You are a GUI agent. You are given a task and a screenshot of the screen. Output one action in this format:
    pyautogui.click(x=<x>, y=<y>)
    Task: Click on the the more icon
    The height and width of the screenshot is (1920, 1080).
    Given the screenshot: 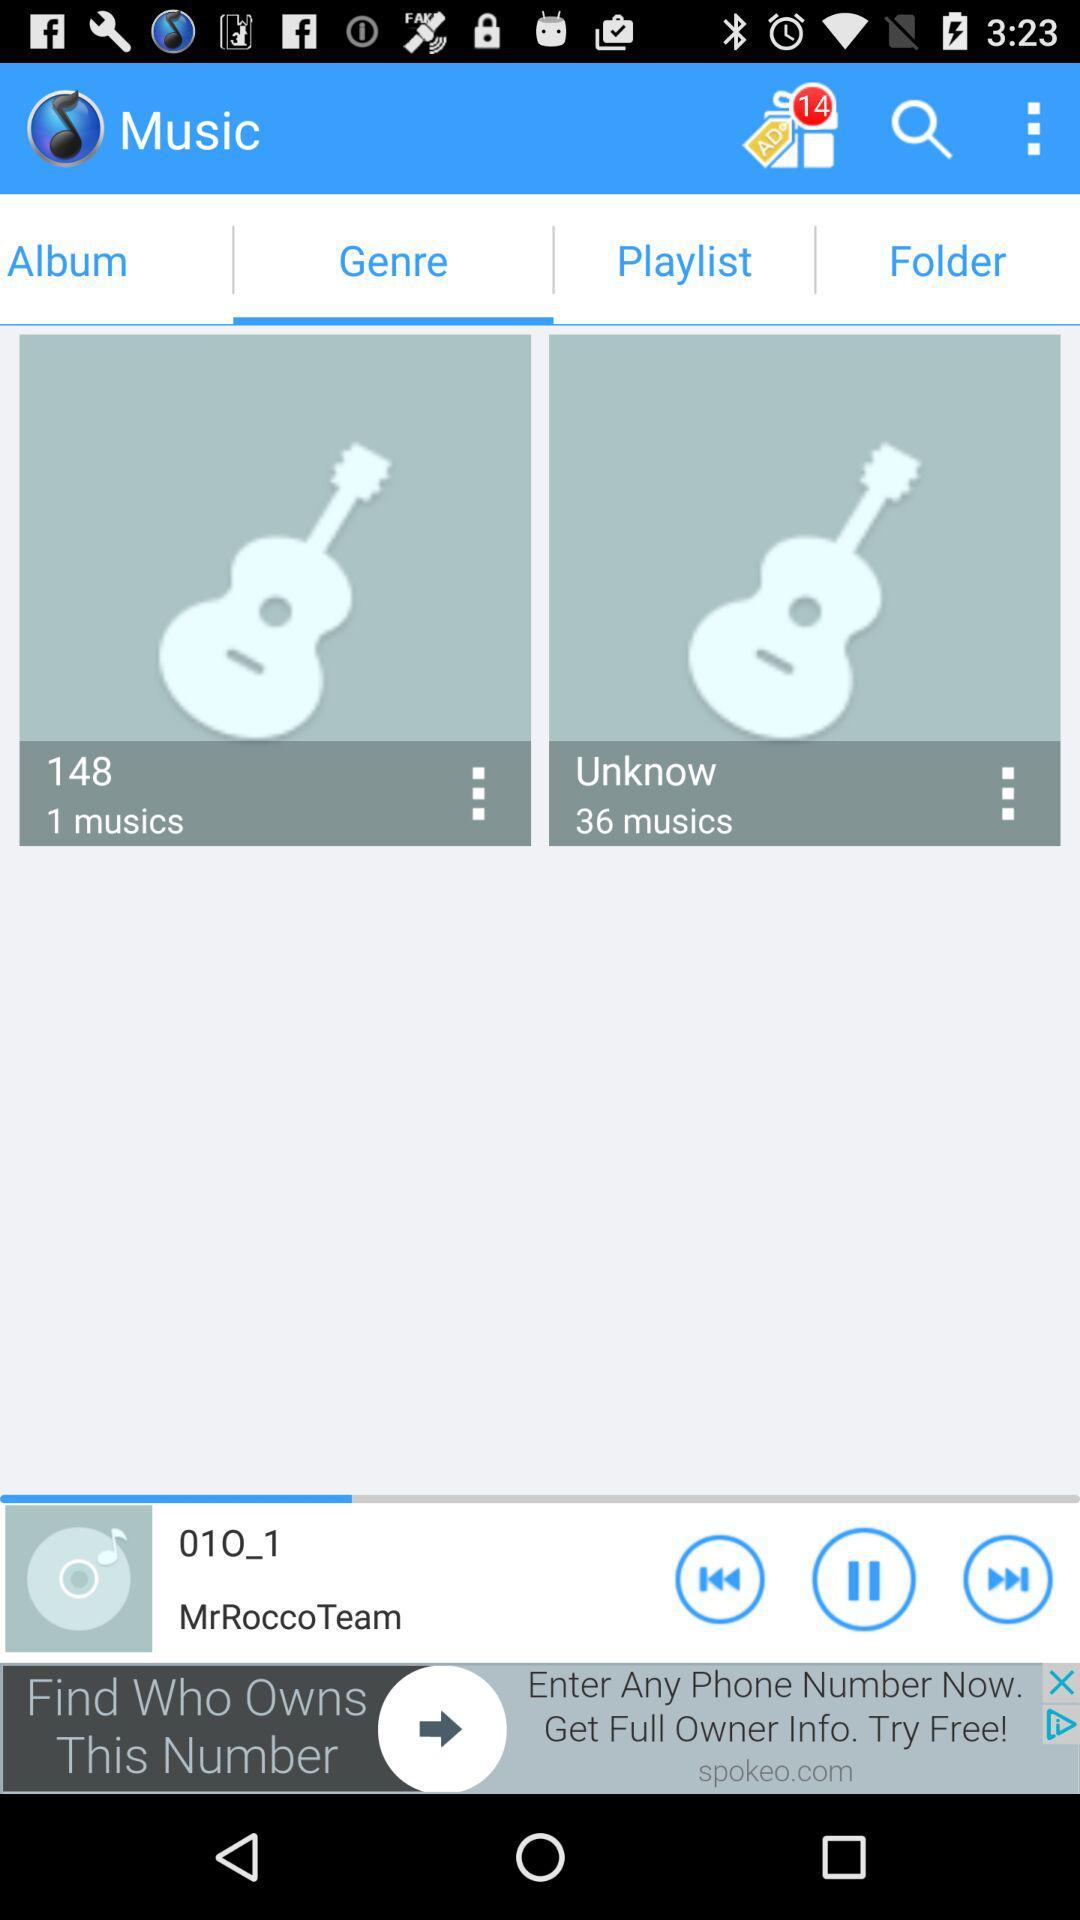 What is the action you would take?
    pyautogui.click(x=1033, y=136)
    